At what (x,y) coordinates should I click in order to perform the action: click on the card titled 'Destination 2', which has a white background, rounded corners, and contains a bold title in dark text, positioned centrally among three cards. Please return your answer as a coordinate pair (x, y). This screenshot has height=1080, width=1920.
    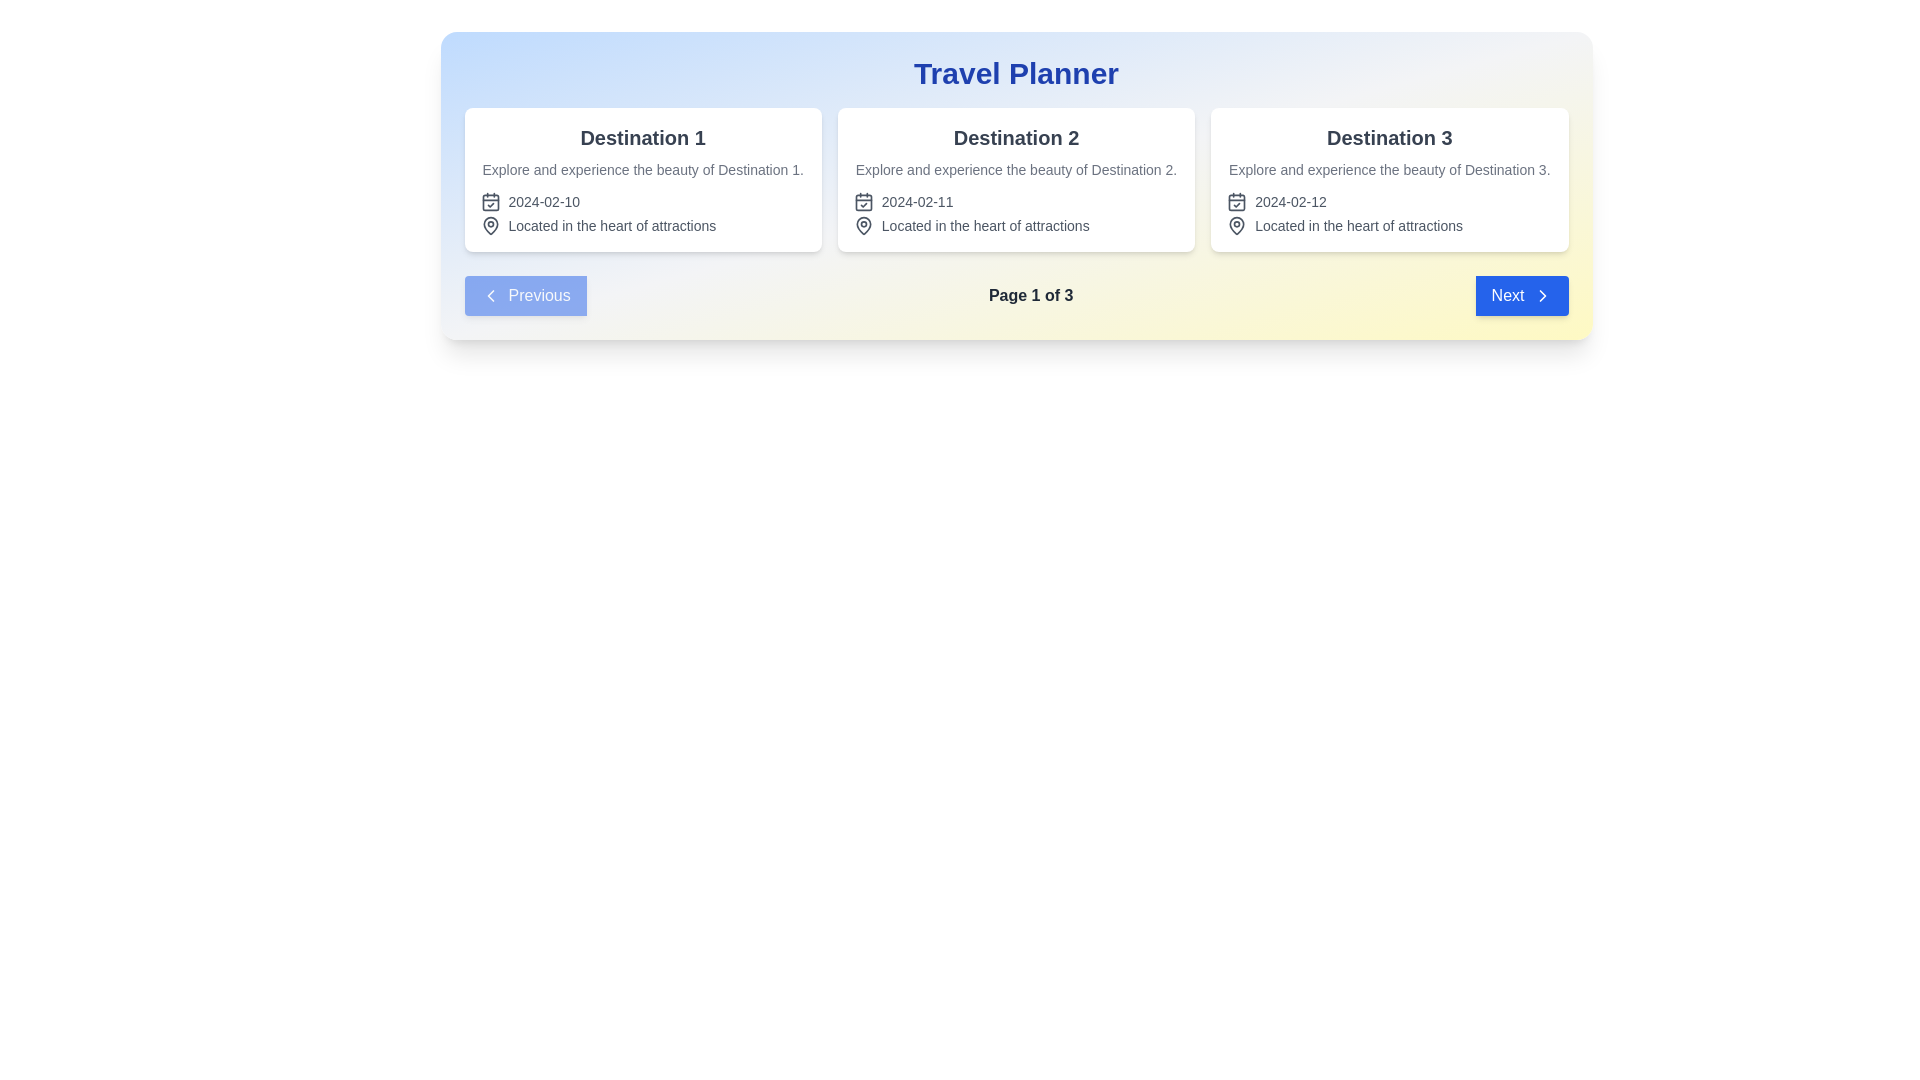
    Looking at the image, I should click on (1016, 180).